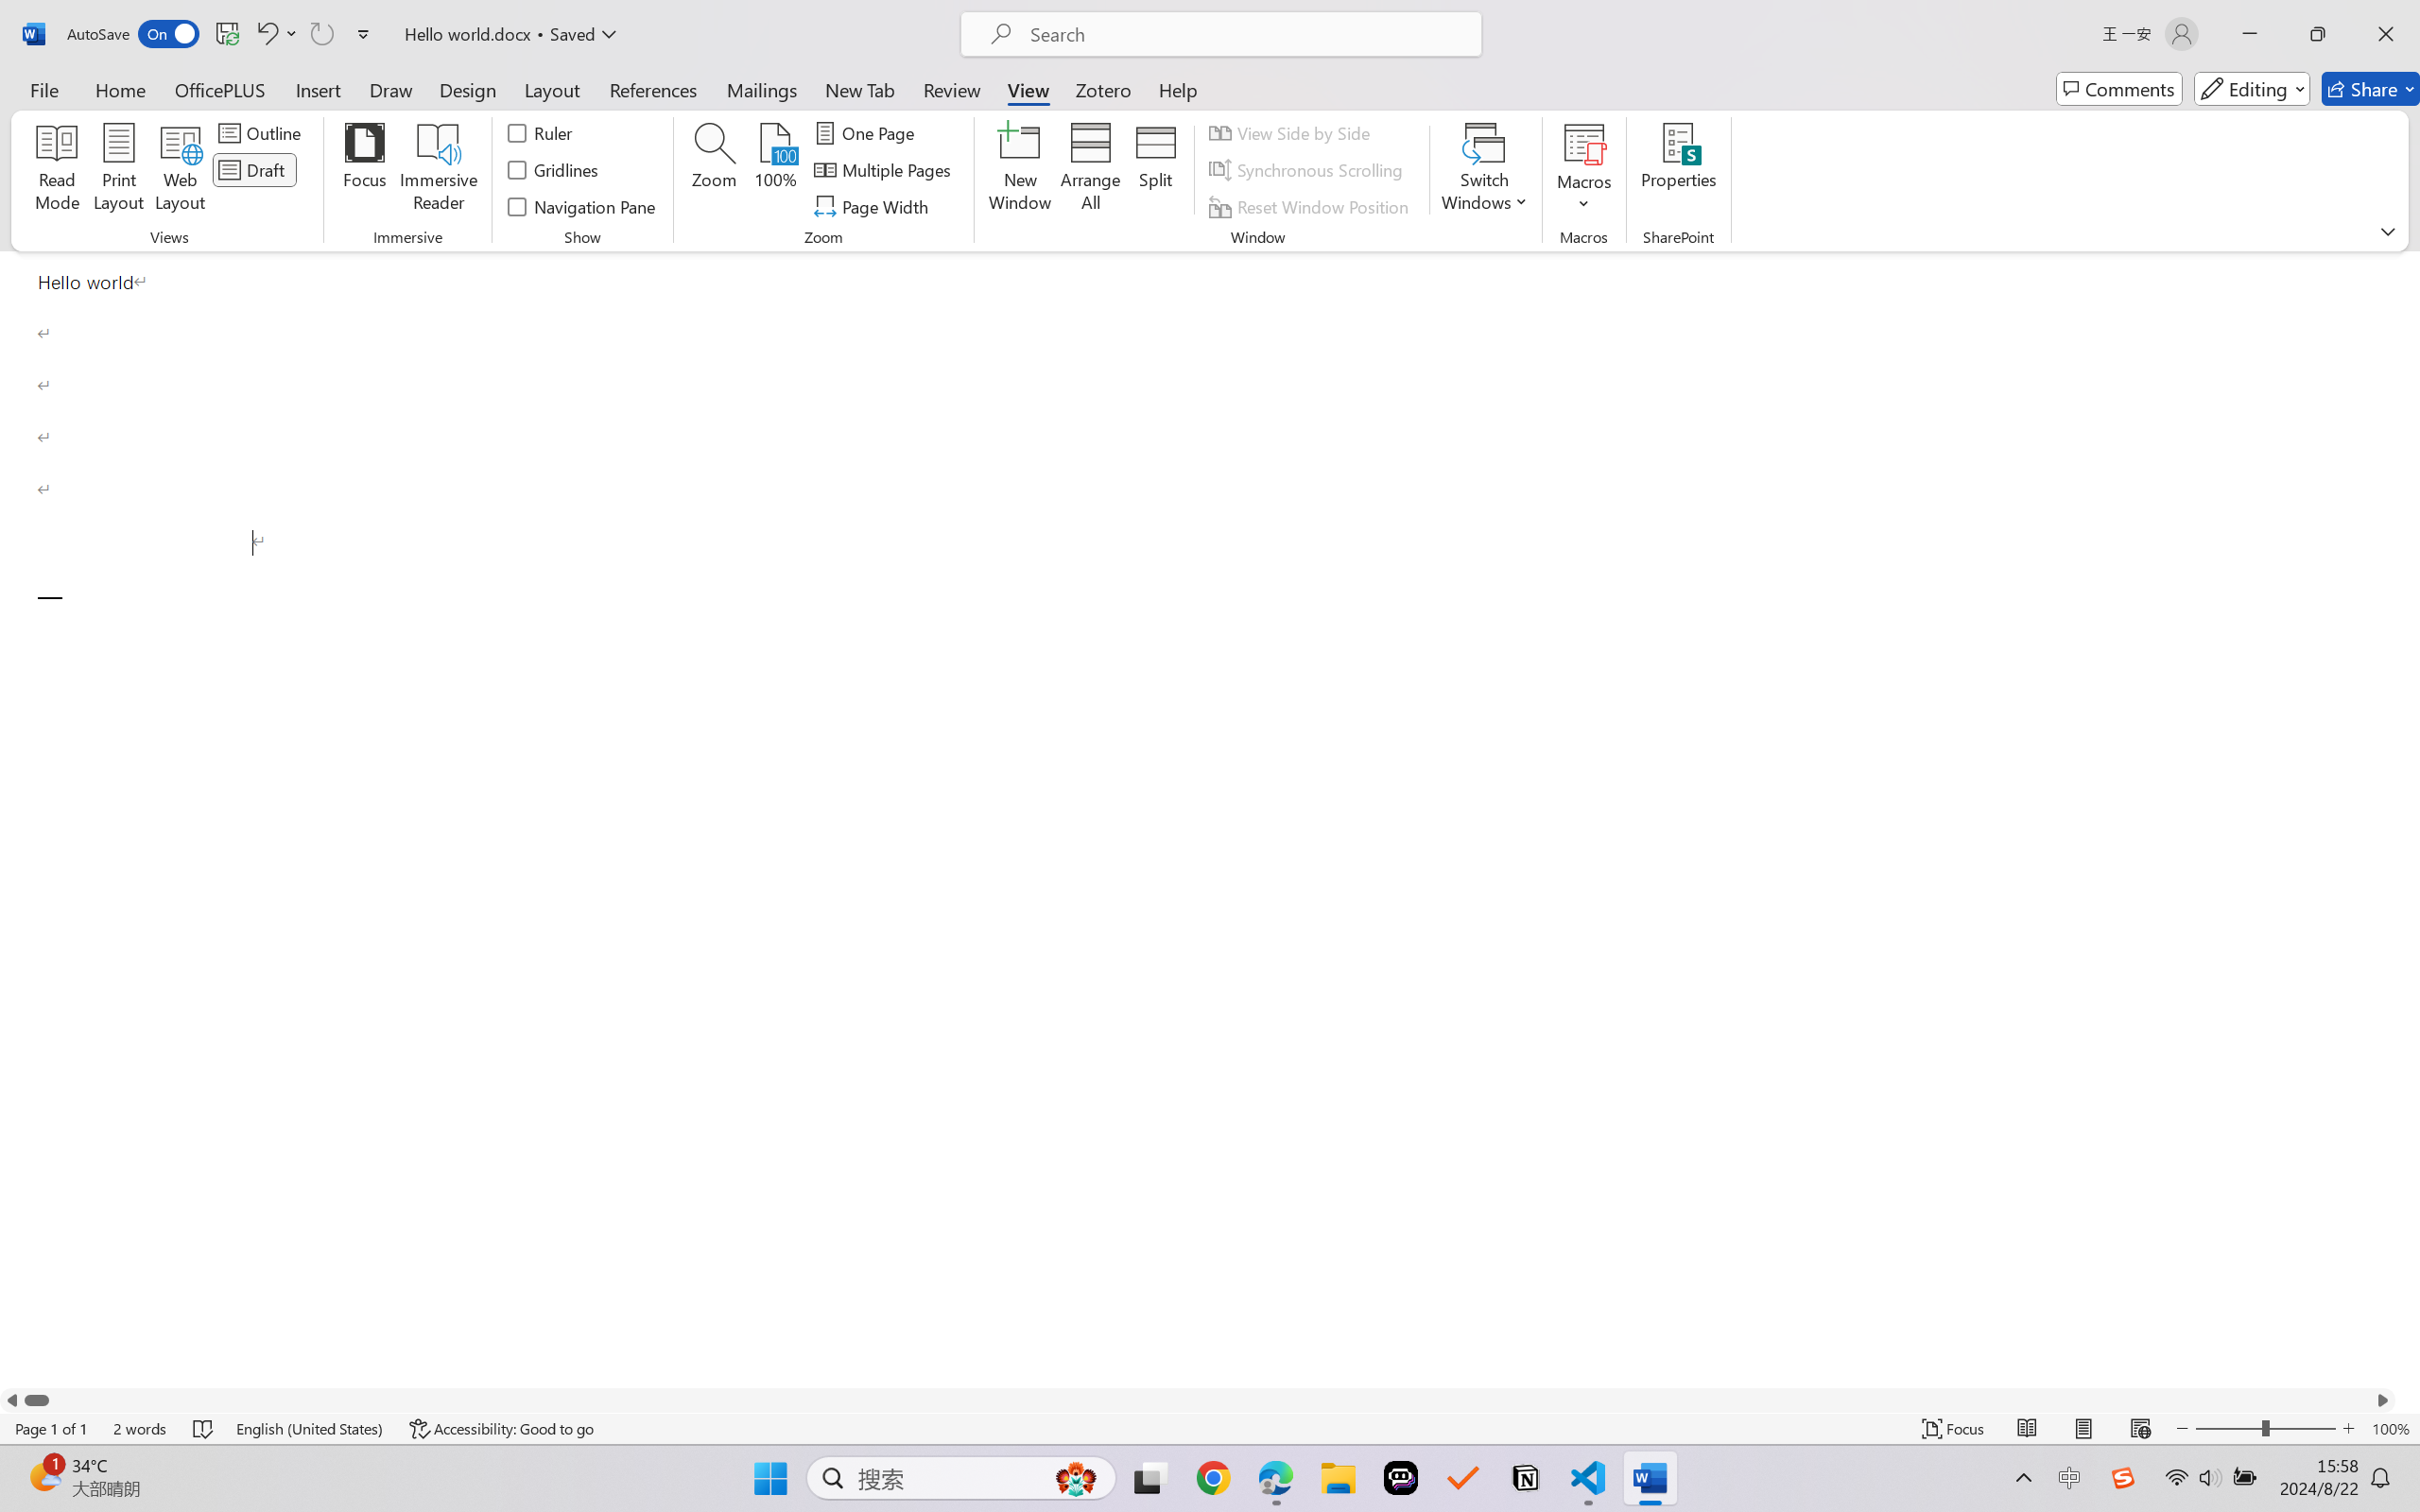  Describe the element at coordinates (2122, 1478) in the screenshot. I see `'Class: Image'` at that location.